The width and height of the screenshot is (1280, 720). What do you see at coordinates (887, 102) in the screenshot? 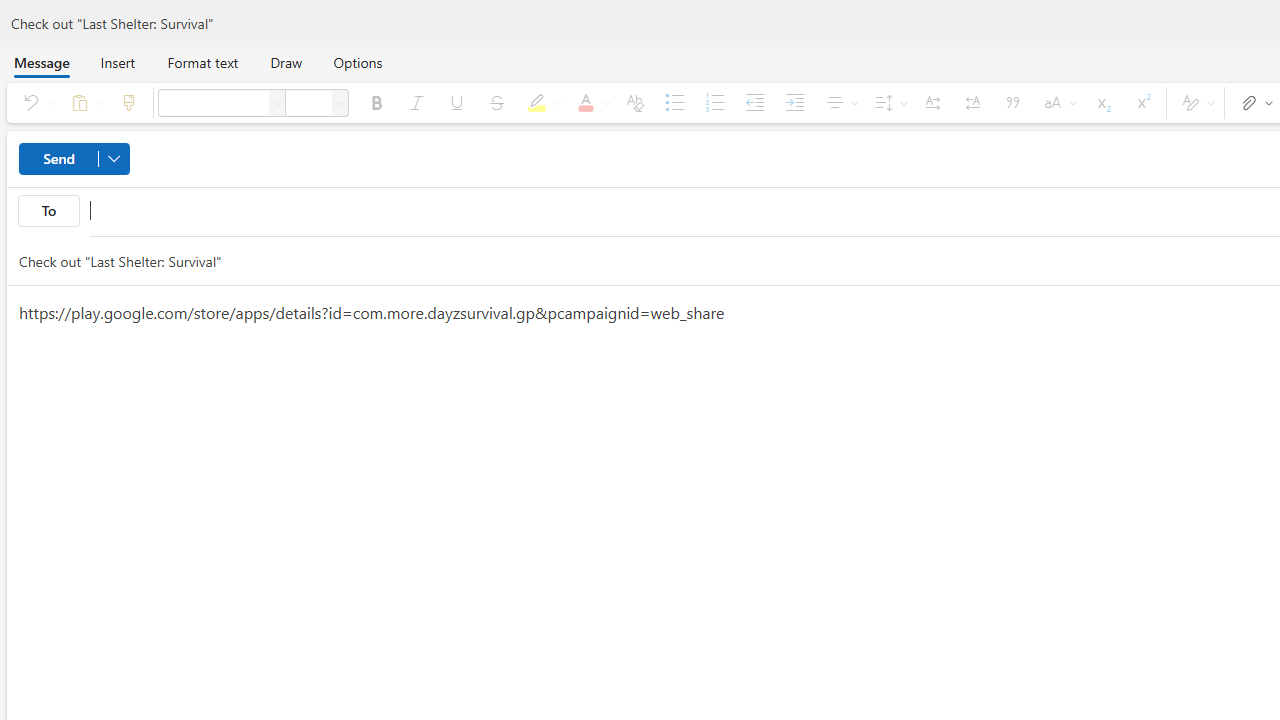
I see `'Spacing'` at bounding box center [887, 102].